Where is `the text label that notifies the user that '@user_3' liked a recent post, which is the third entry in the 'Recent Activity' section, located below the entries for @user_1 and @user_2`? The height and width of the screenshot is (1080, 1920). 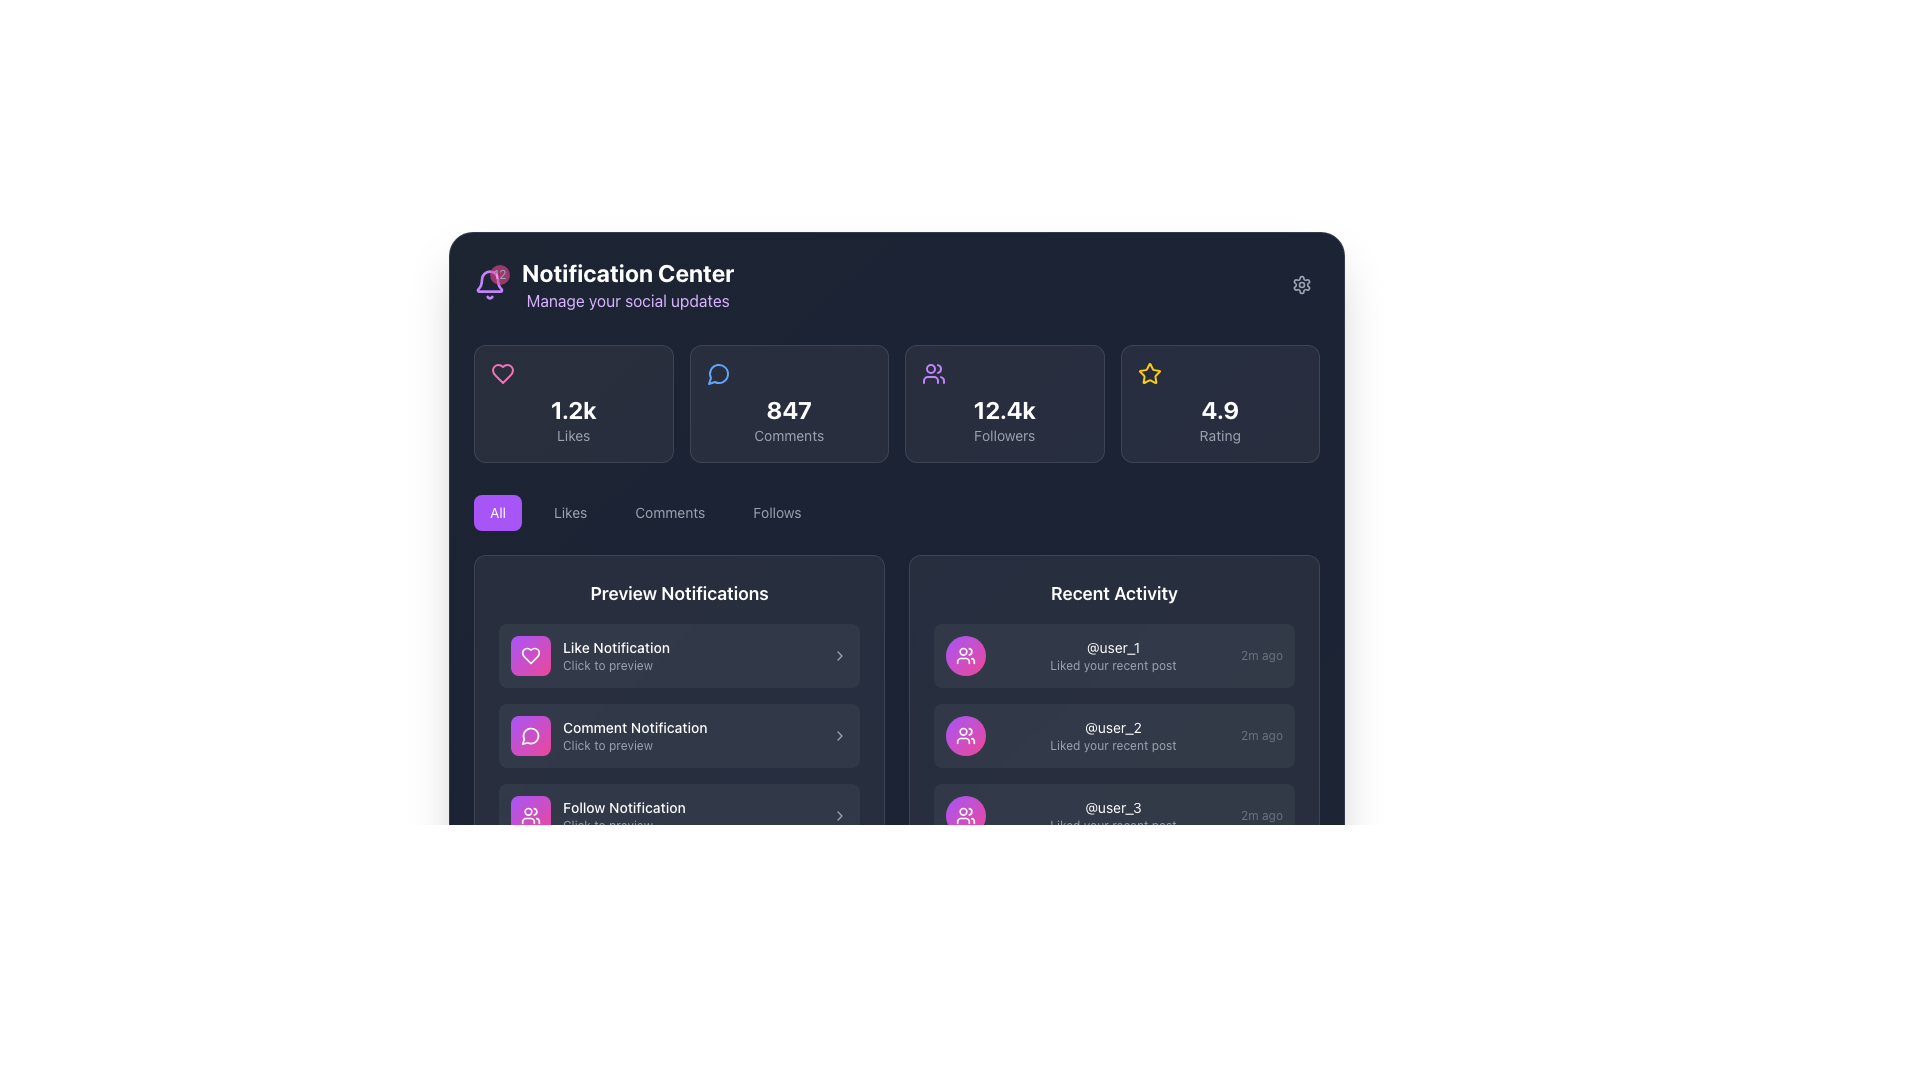 the text label that notifies the user that '@user_3' liked a recent post, which is the third entry in the 'Recent Activity' section, located below the entries for @user_1 and @user_2 is located at coordinates (1112, 816).